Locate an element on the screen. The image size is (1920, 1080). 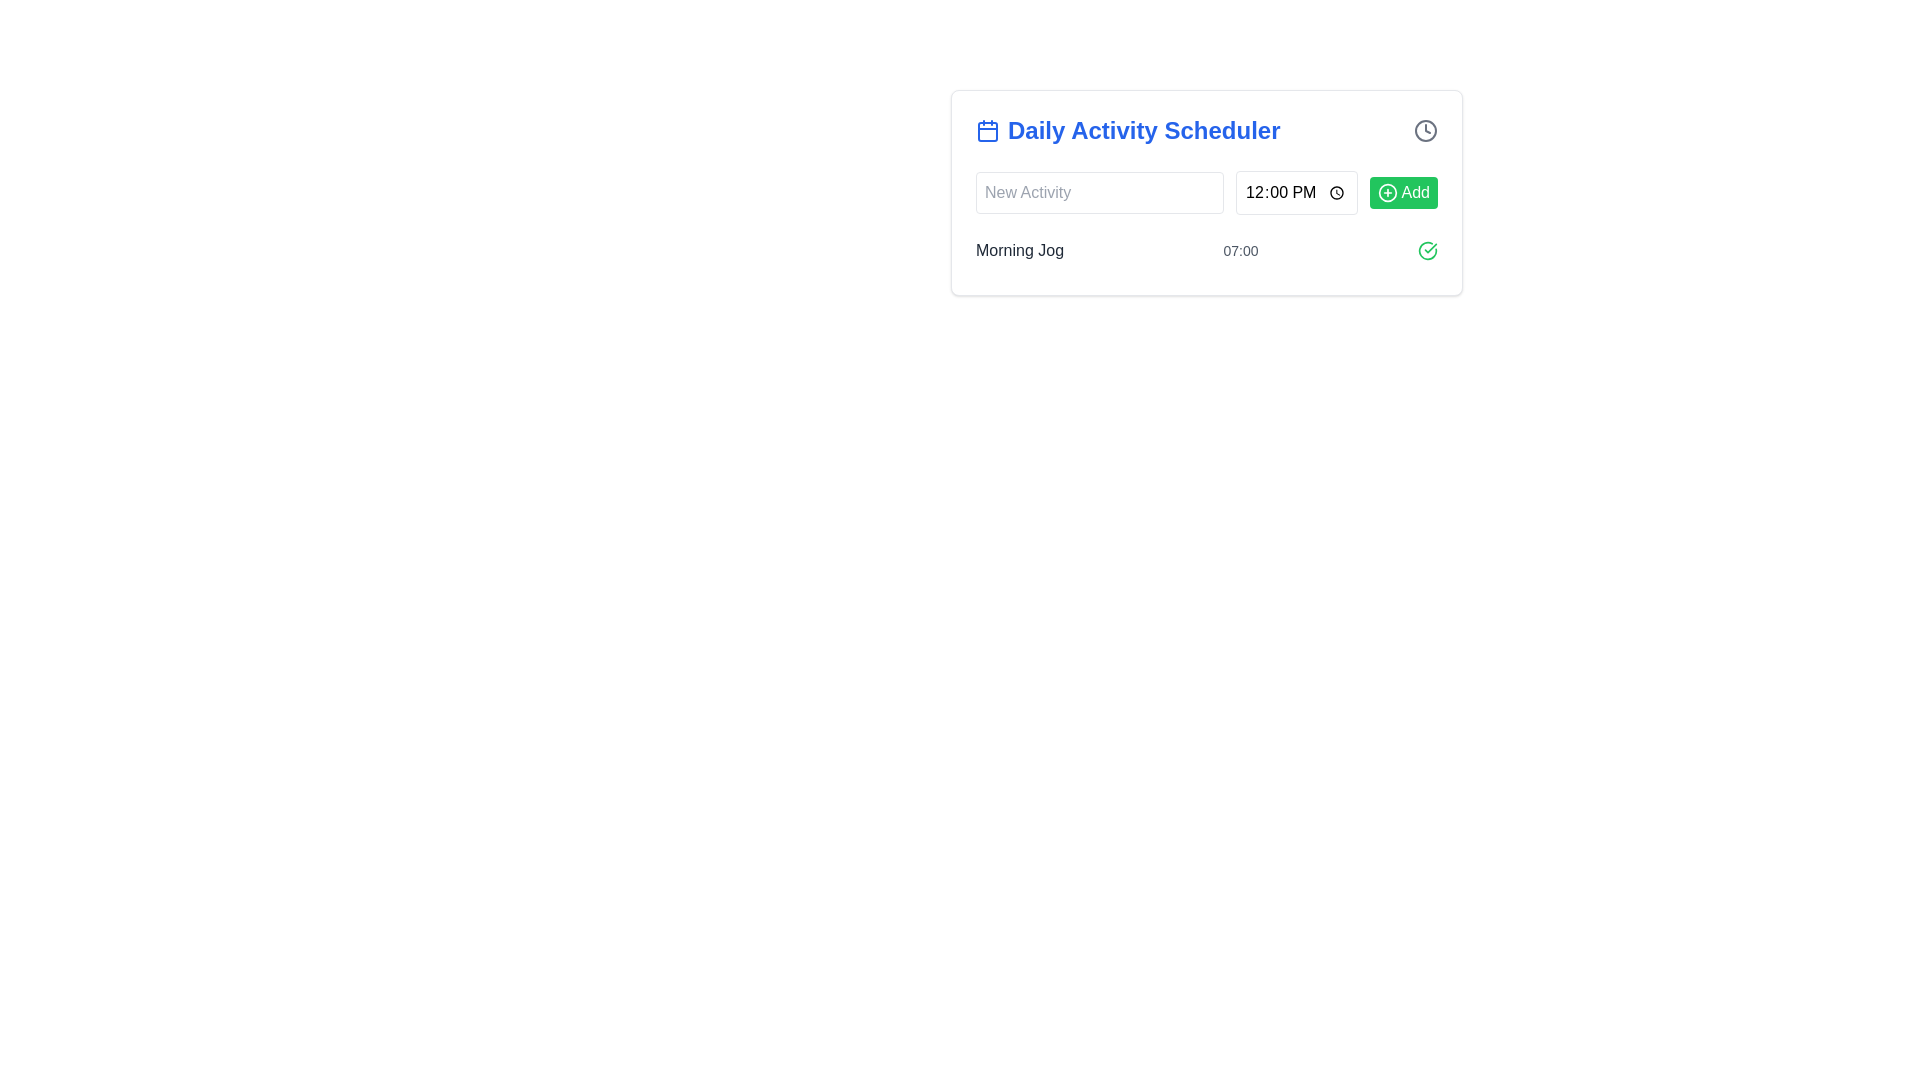
the static text element displaying '07:00', which is a time indicator located to the right of 'Morning Jog' is located at coordinates (1240, 249).